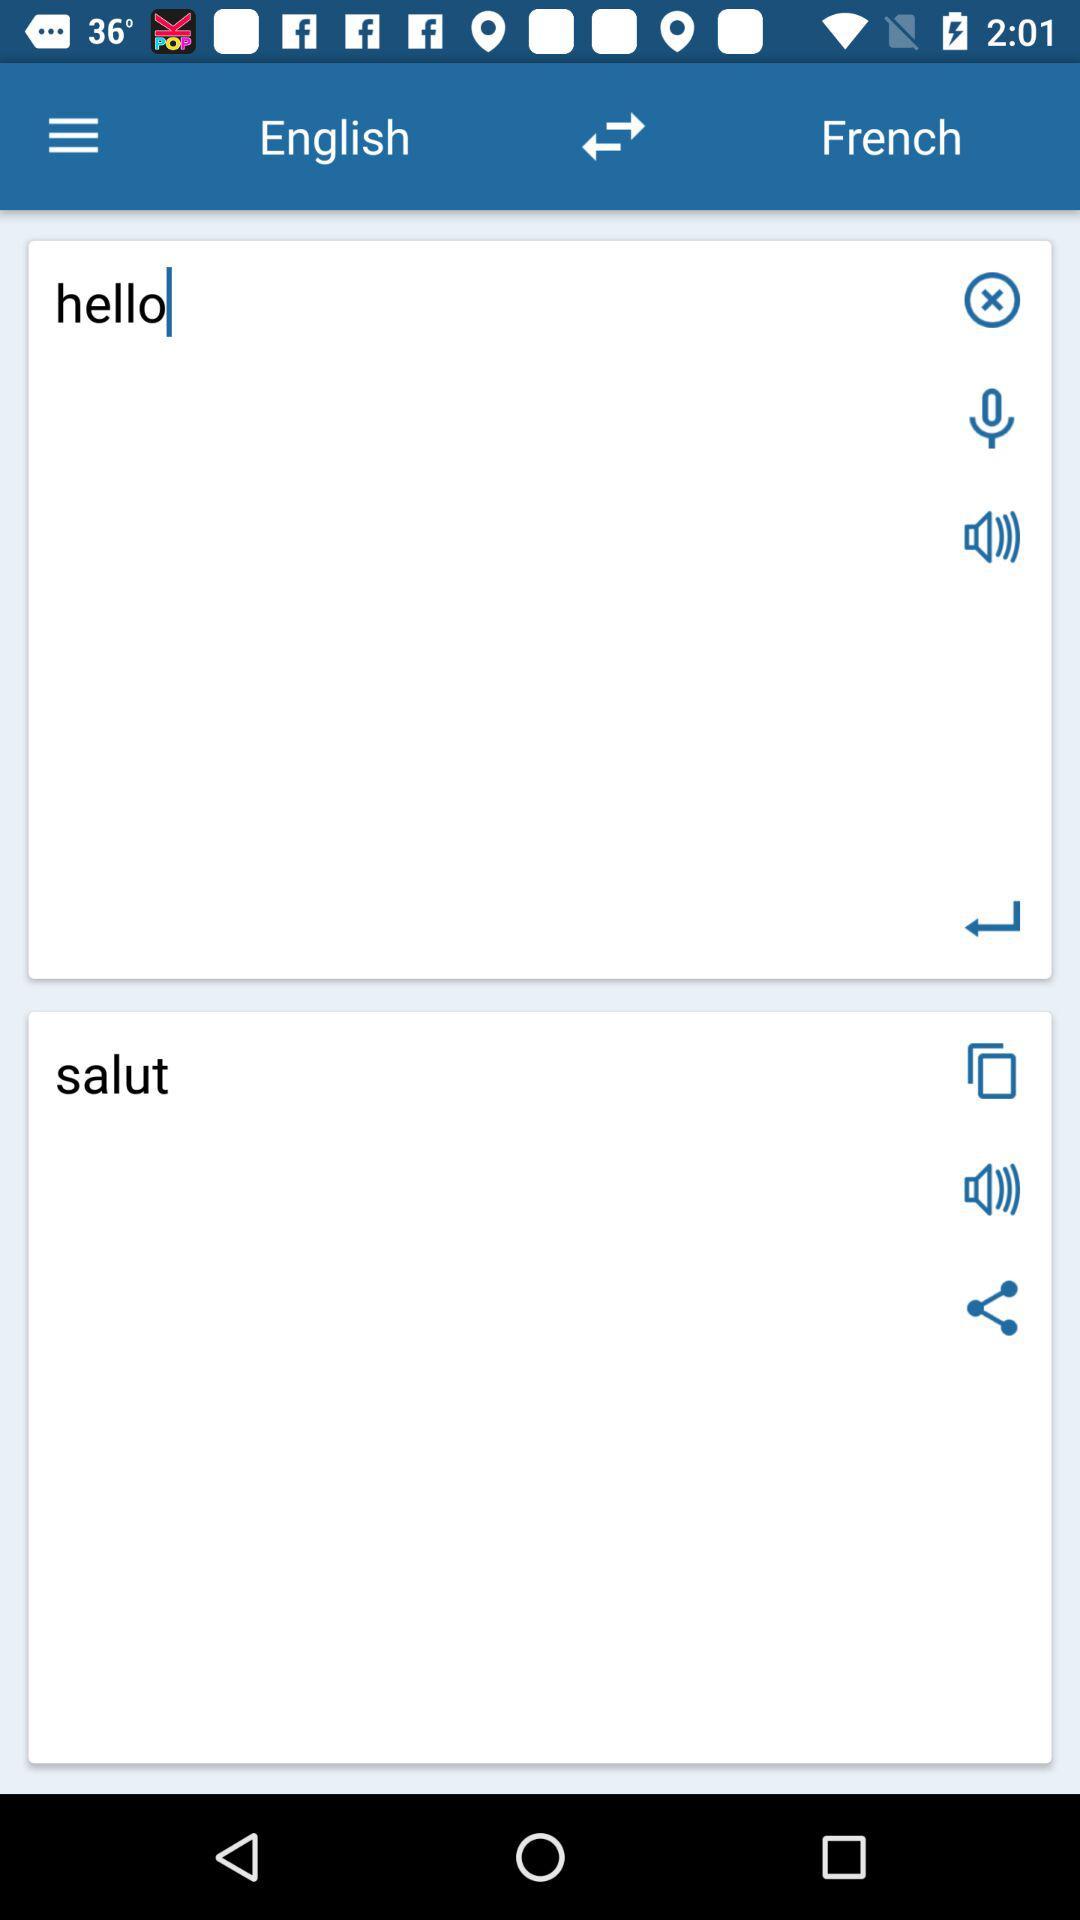 This screenshot has height=1920, width=1080. What do you see at coordinates (72, 135) in the screenshot?
I see `the icon above hello item` at bounding box center [72, 135].